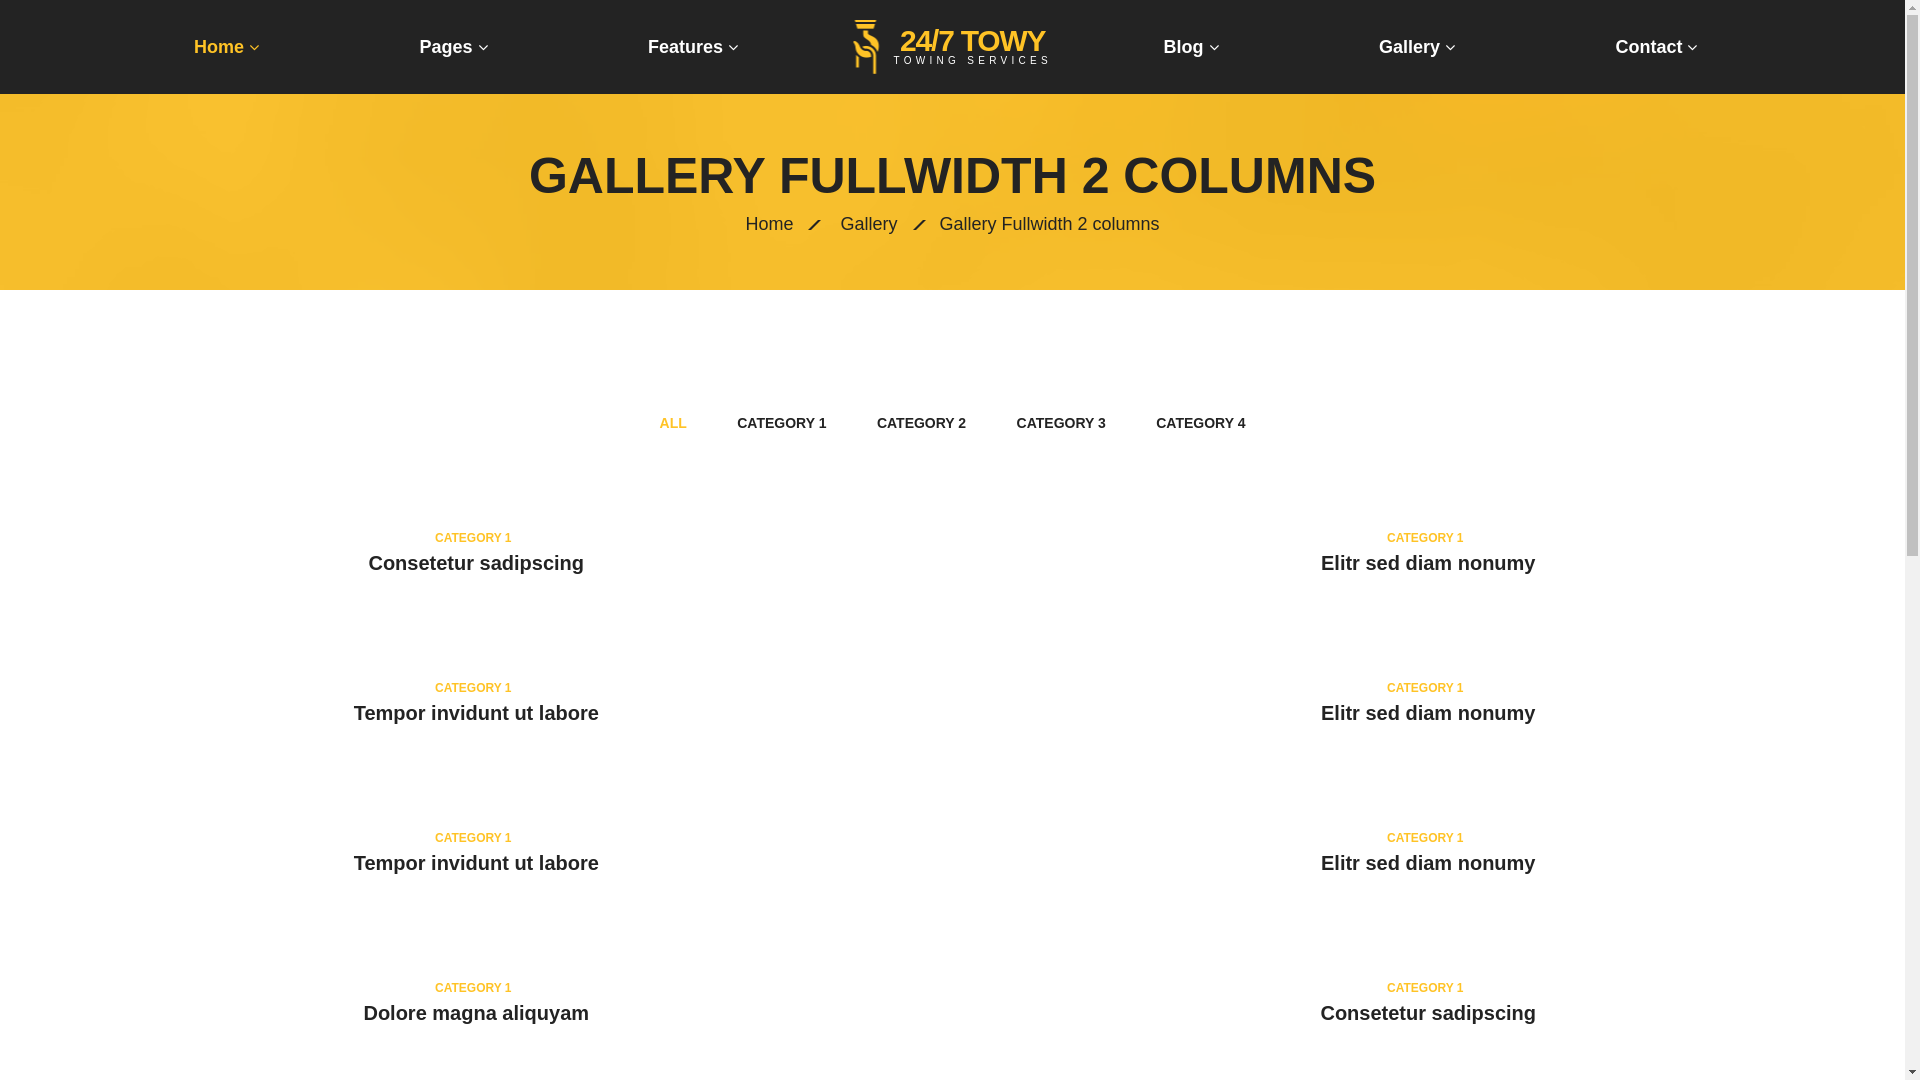  I want to click on 'CATEGORY 4', so click(1200, 422).